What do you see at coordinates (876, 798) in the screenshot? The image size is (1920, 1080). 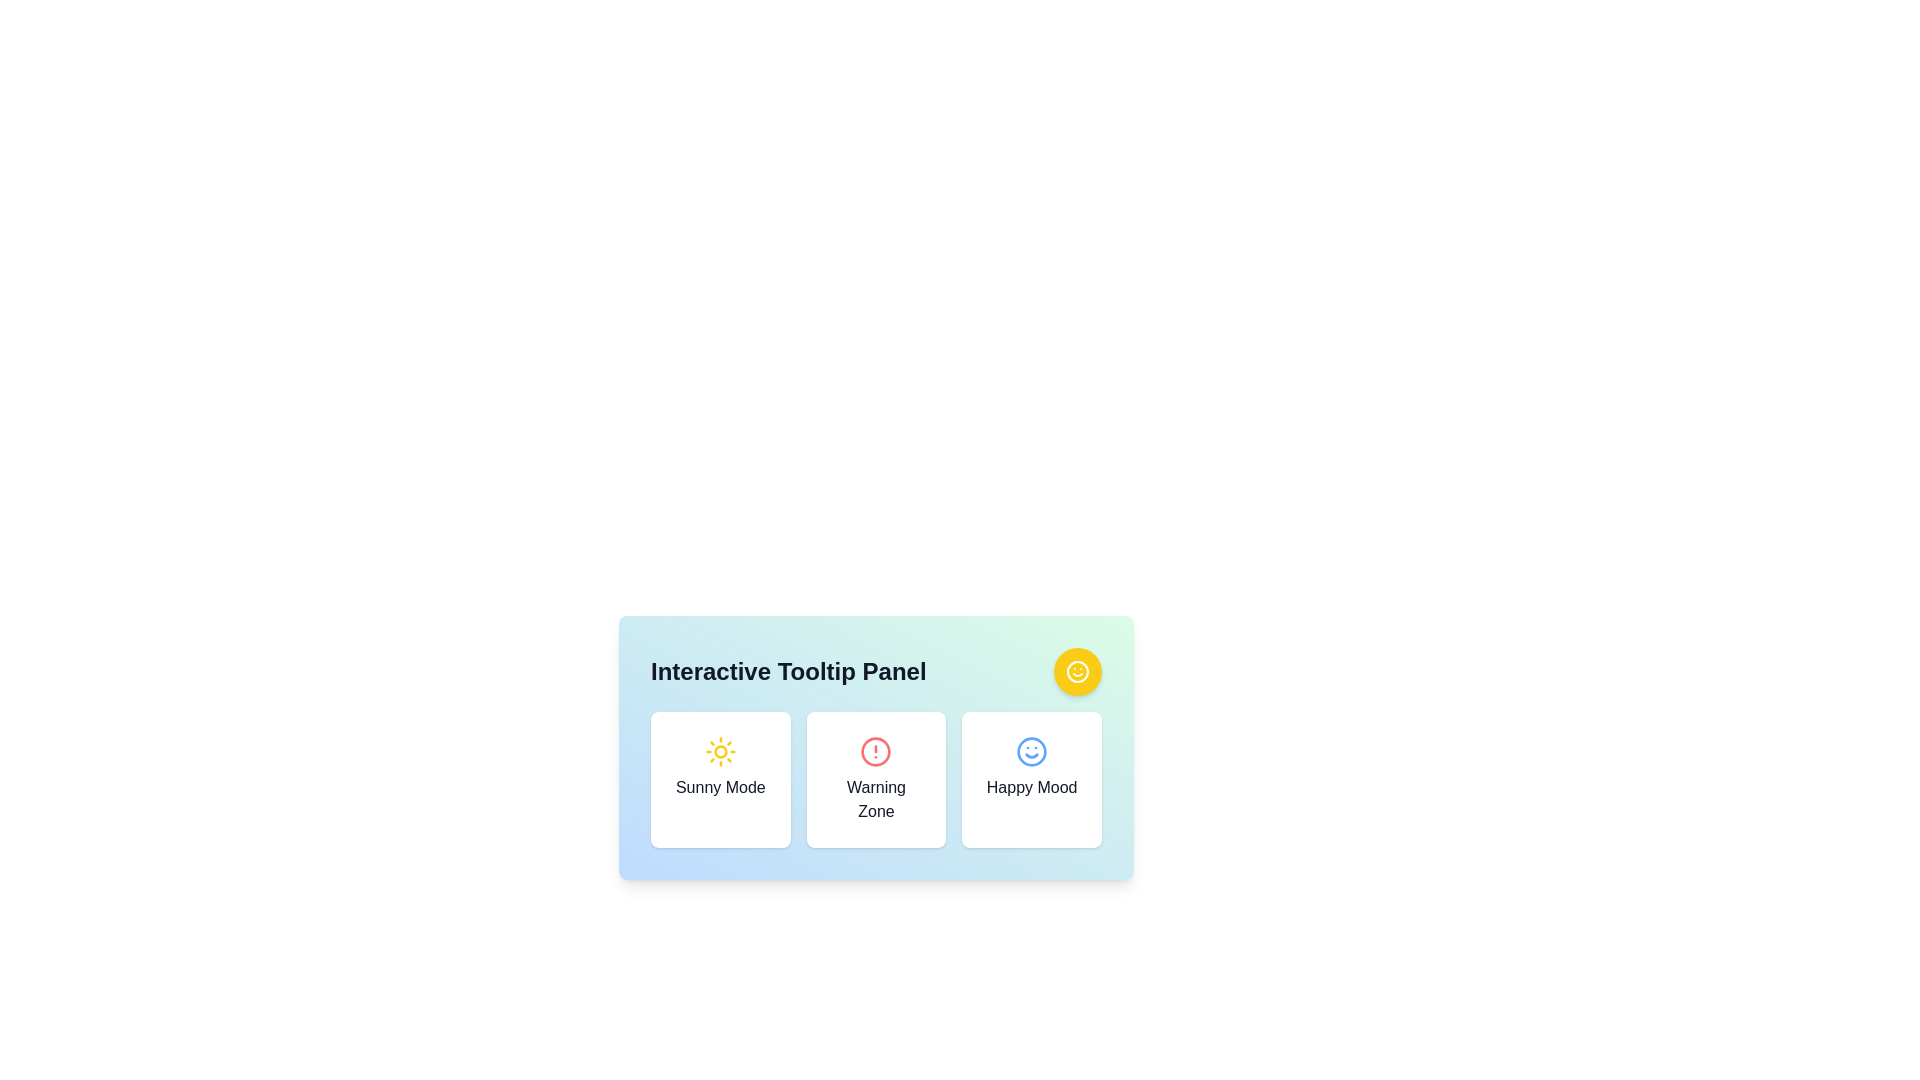 I see `the 'Warning Zone' text label, which is centrally positioned beneath the warning icon in the second panel between 'Sunny Mode' and 'Happy Mood'` at bounding box center [876, 798].